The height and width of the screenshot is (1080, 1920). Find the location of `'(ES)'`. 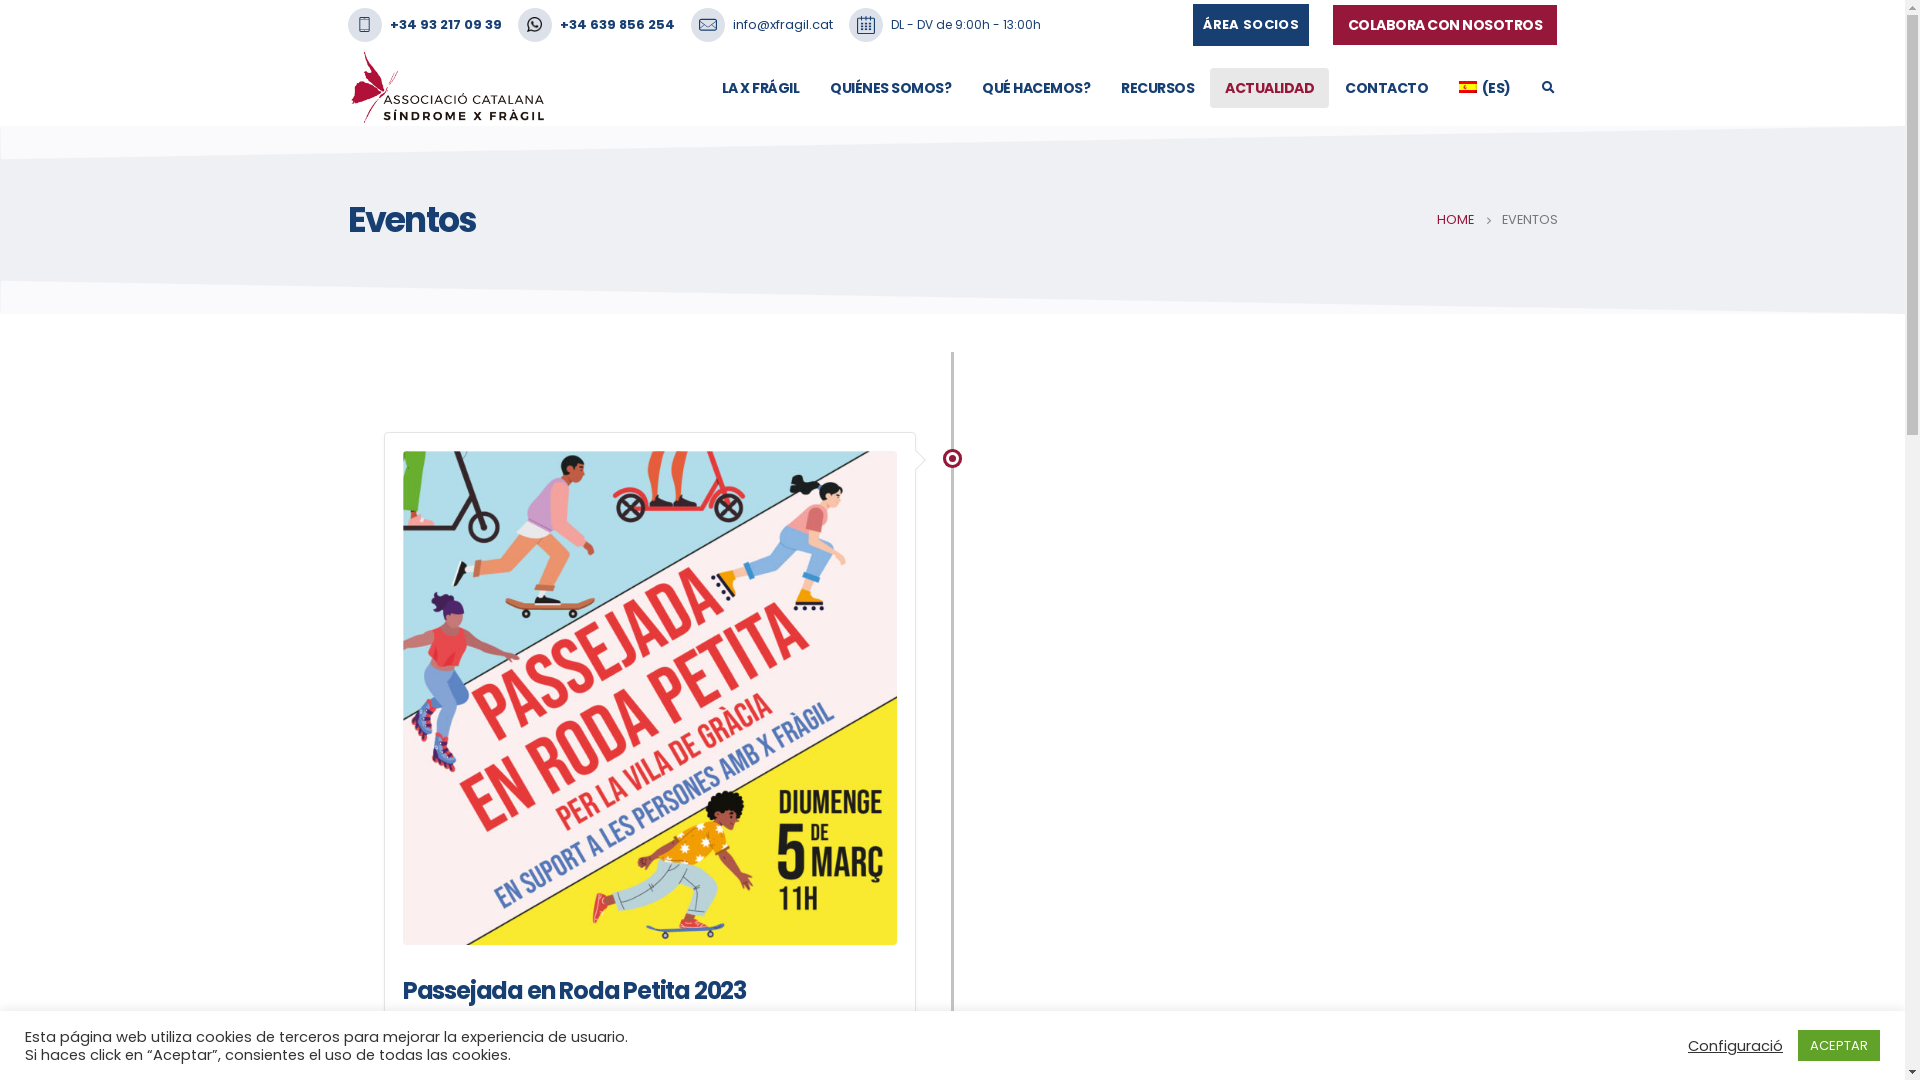

'(ES)' is located at coordinates (1484, 87).